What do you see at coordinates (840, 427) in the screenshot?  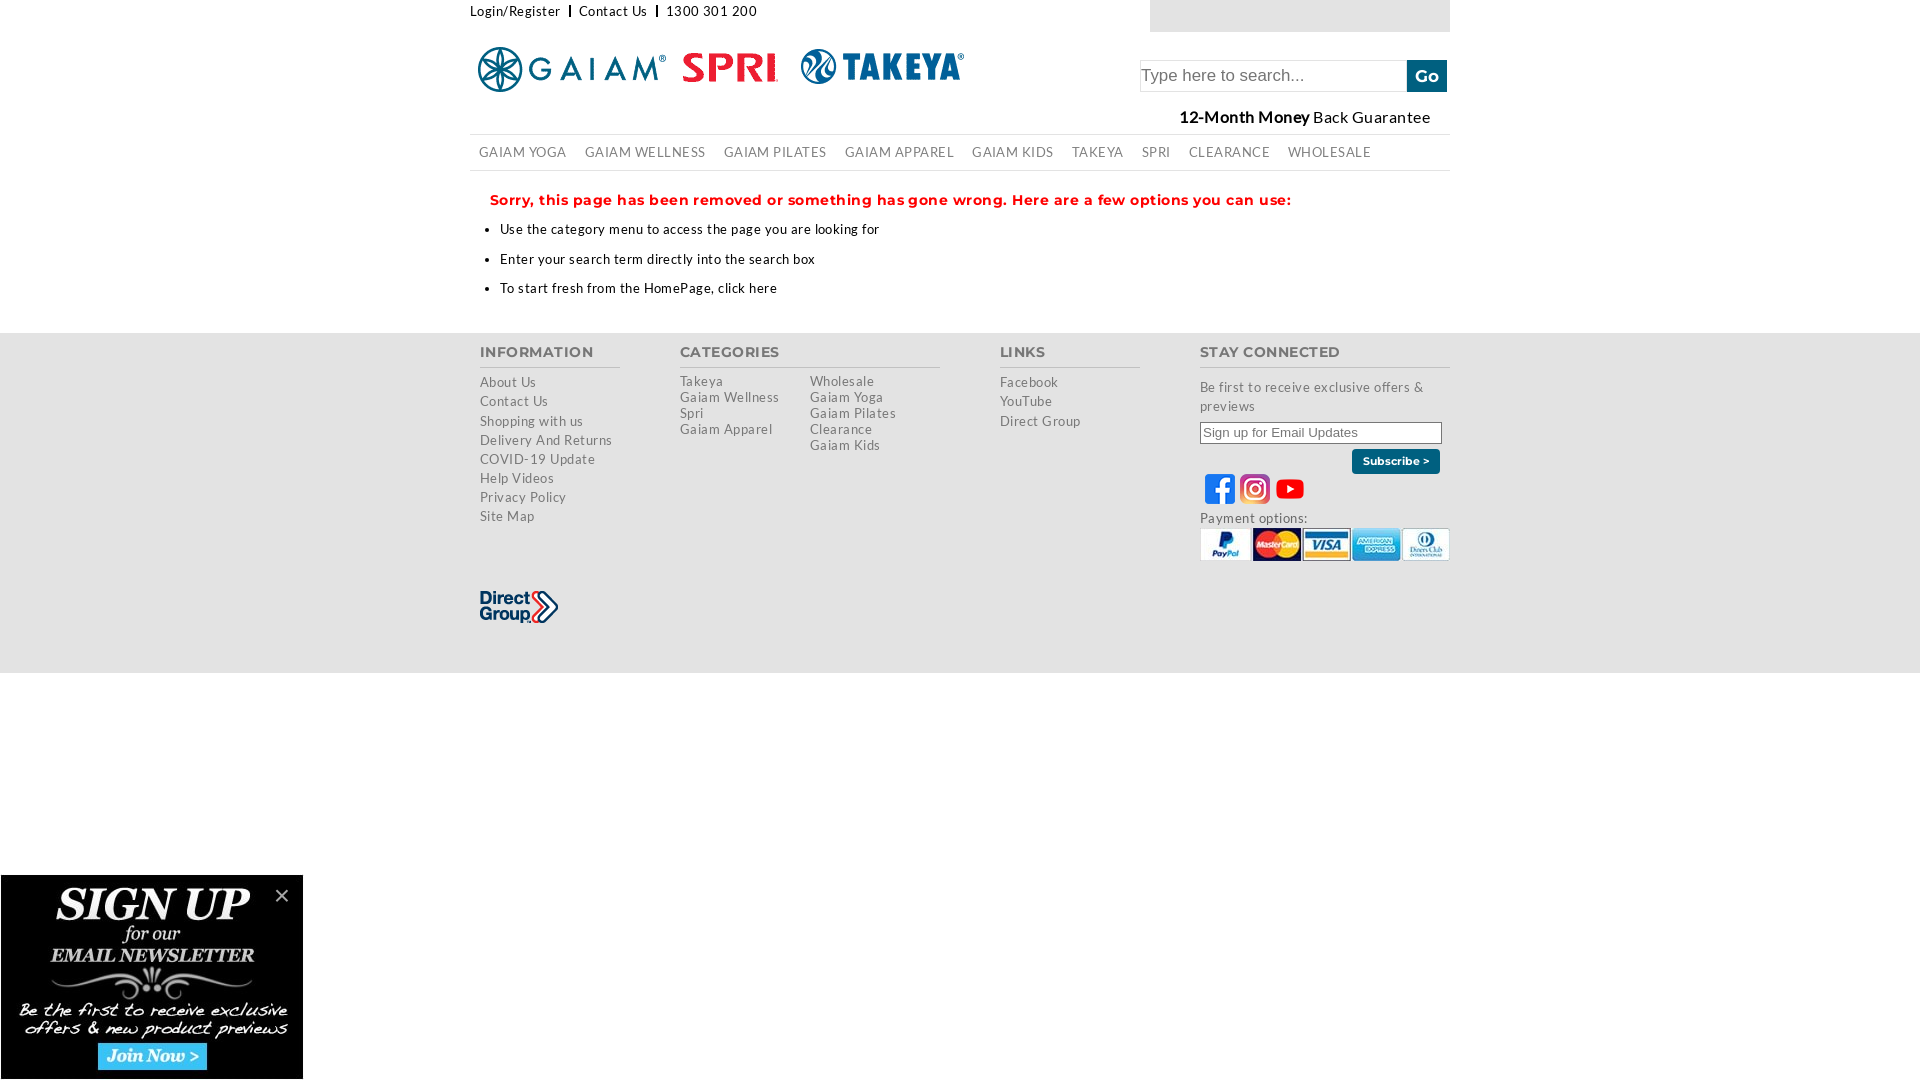 I see `'Clearance'` at bounding box center [840, 427].